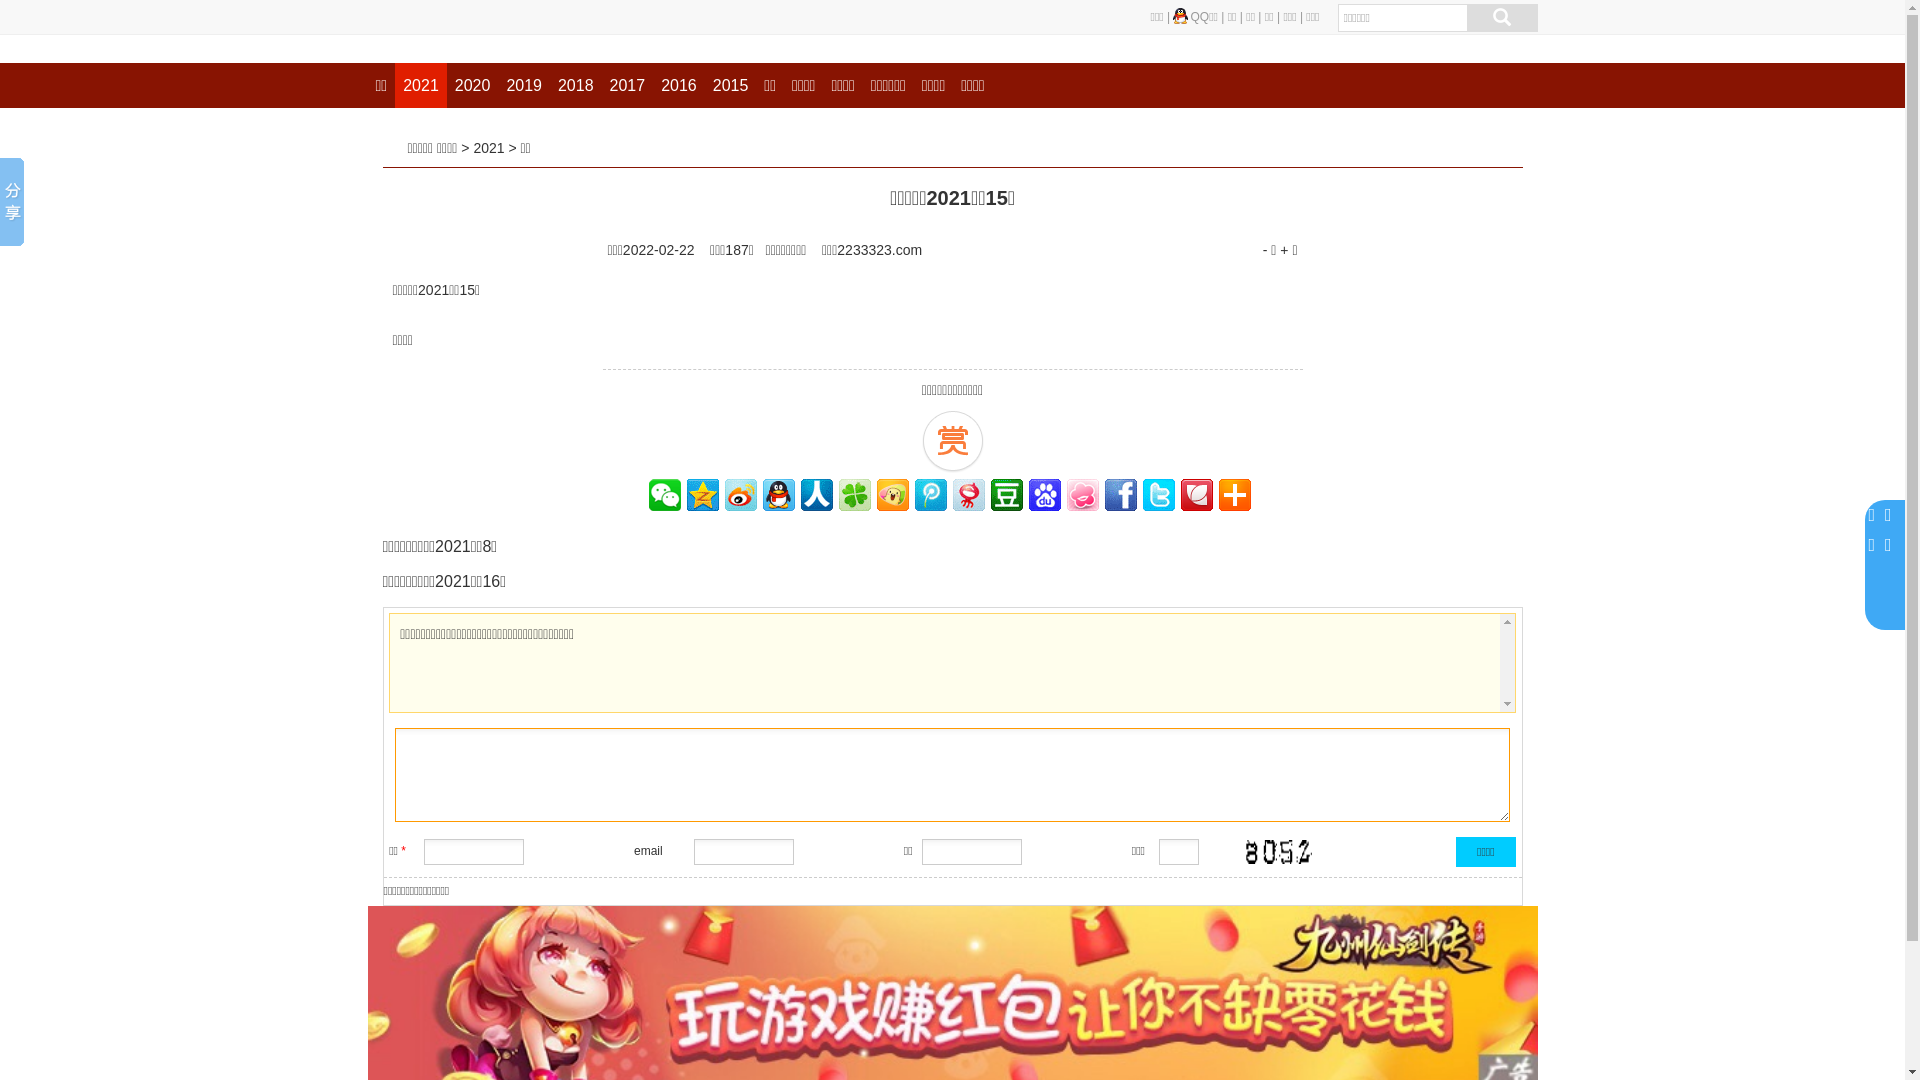 This screenshot has width=1920, height=1080. Describe the element at coordinates (627, 84) in the screenshot. I see `'2017'` at that location.